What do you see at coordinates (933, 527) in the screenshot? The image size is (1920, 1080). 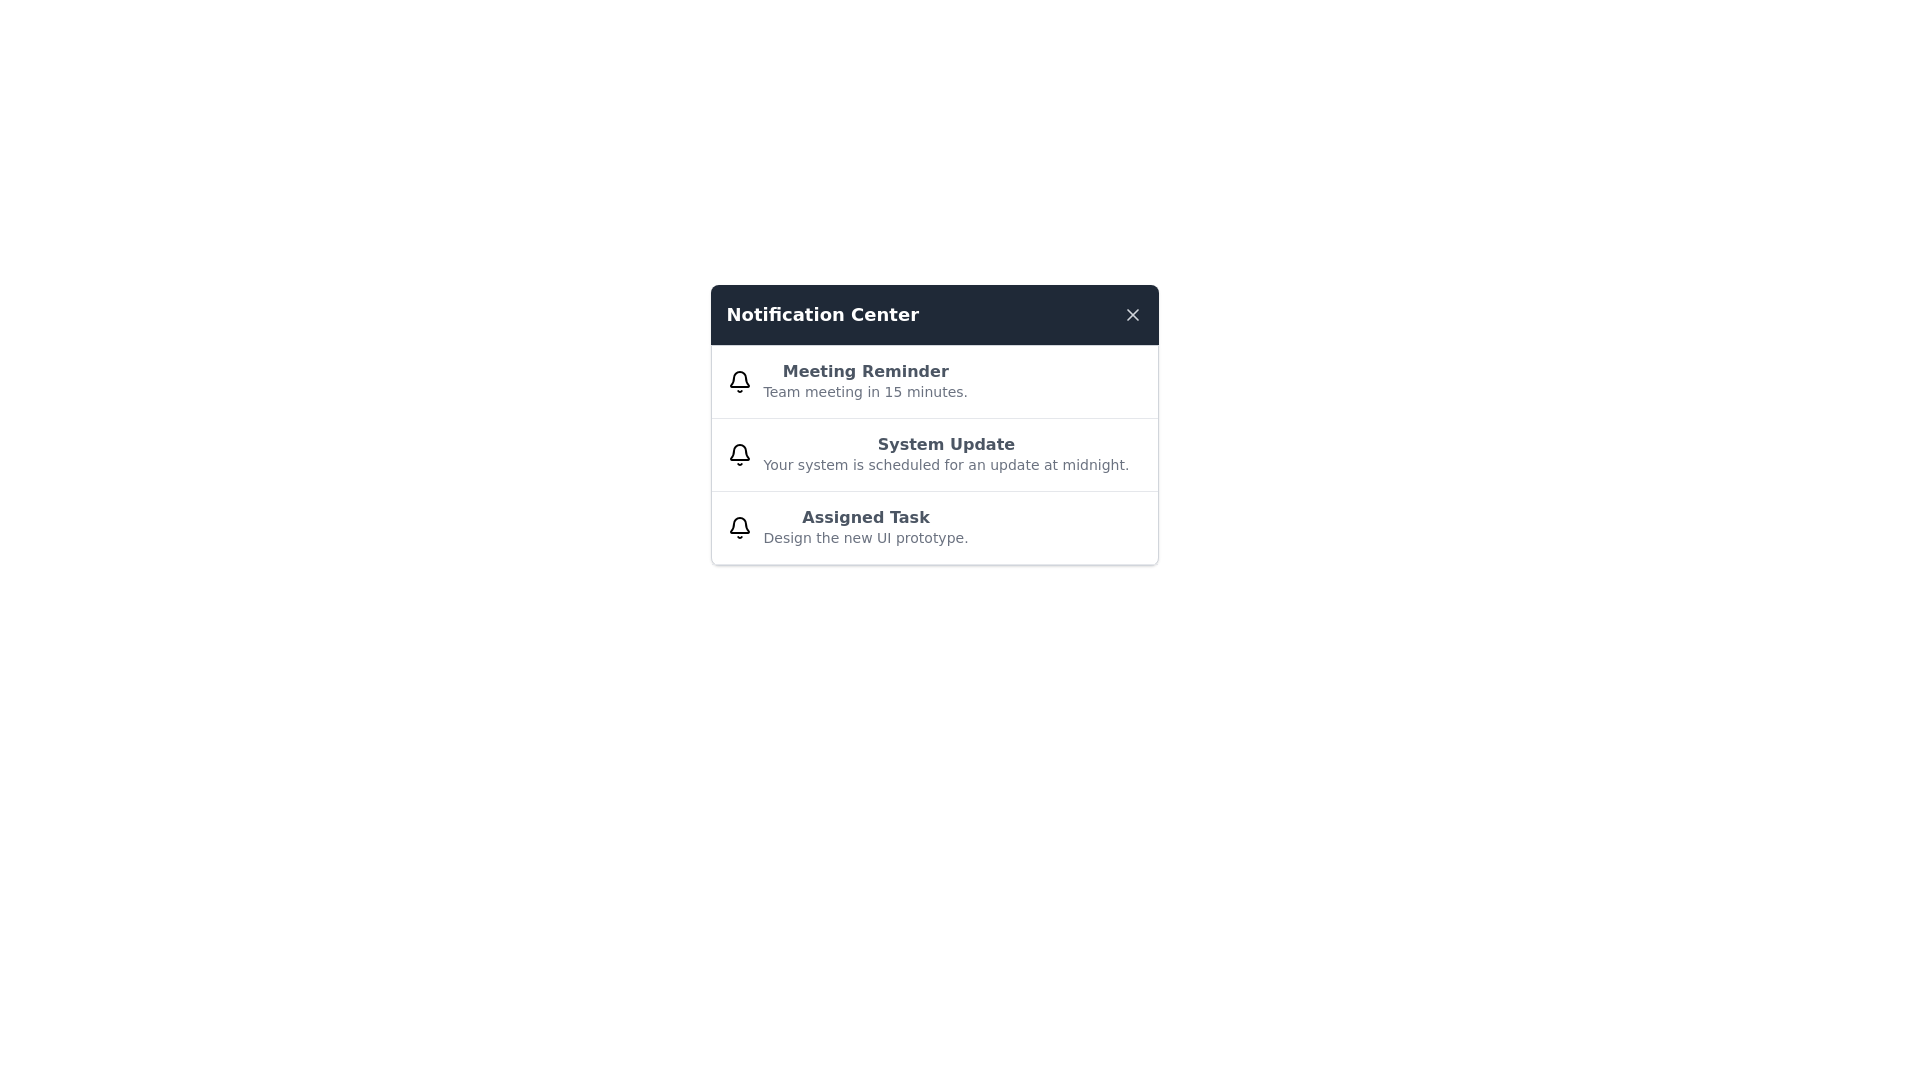 I see `the notification item titled 'Assigned Task' with the description 'Design the new UI prototype'` at bounding box center [933, 527].